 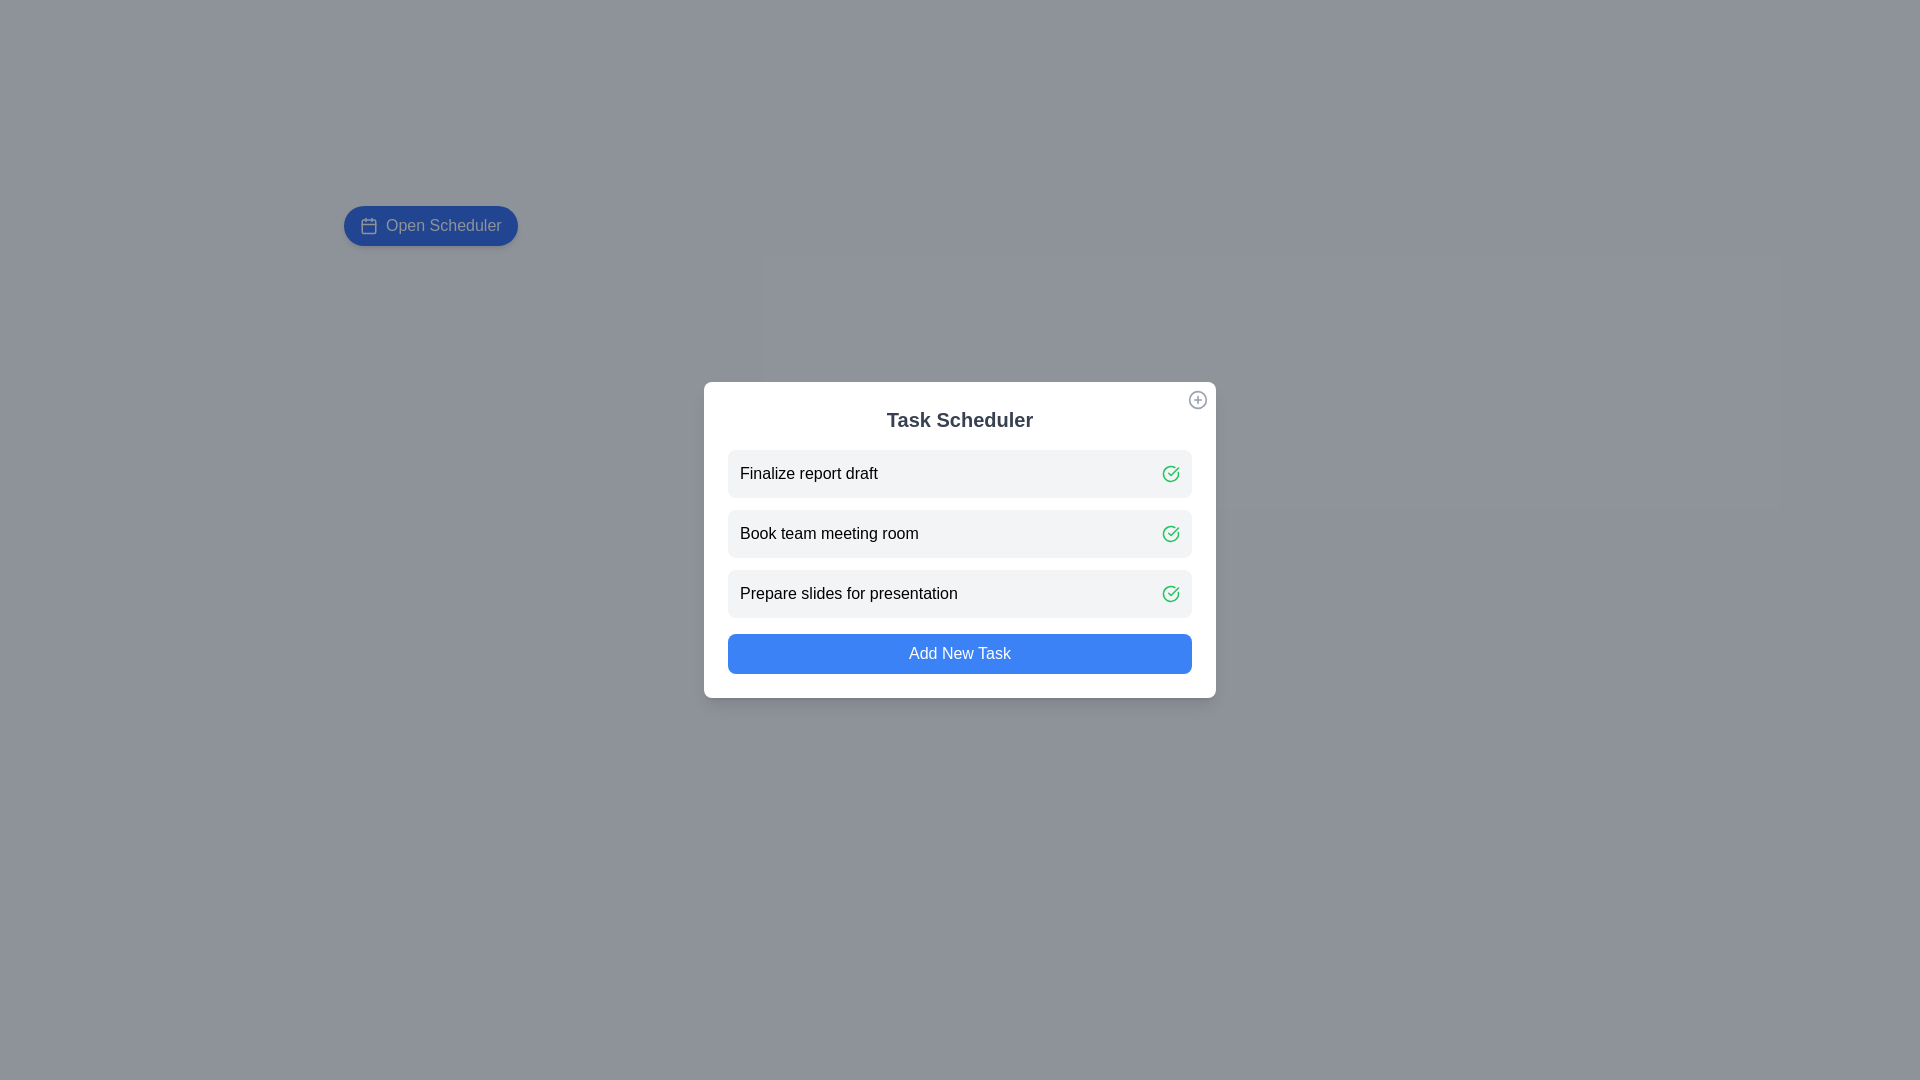 What do you see at coordinates (960, 532) in the screenshot?
I see `the task item for booking a team meeting room, which is the second item in the task list within the 'Task Scheduler' card, indicated by a green checkmark for completion` at bounding box center [960, 532].